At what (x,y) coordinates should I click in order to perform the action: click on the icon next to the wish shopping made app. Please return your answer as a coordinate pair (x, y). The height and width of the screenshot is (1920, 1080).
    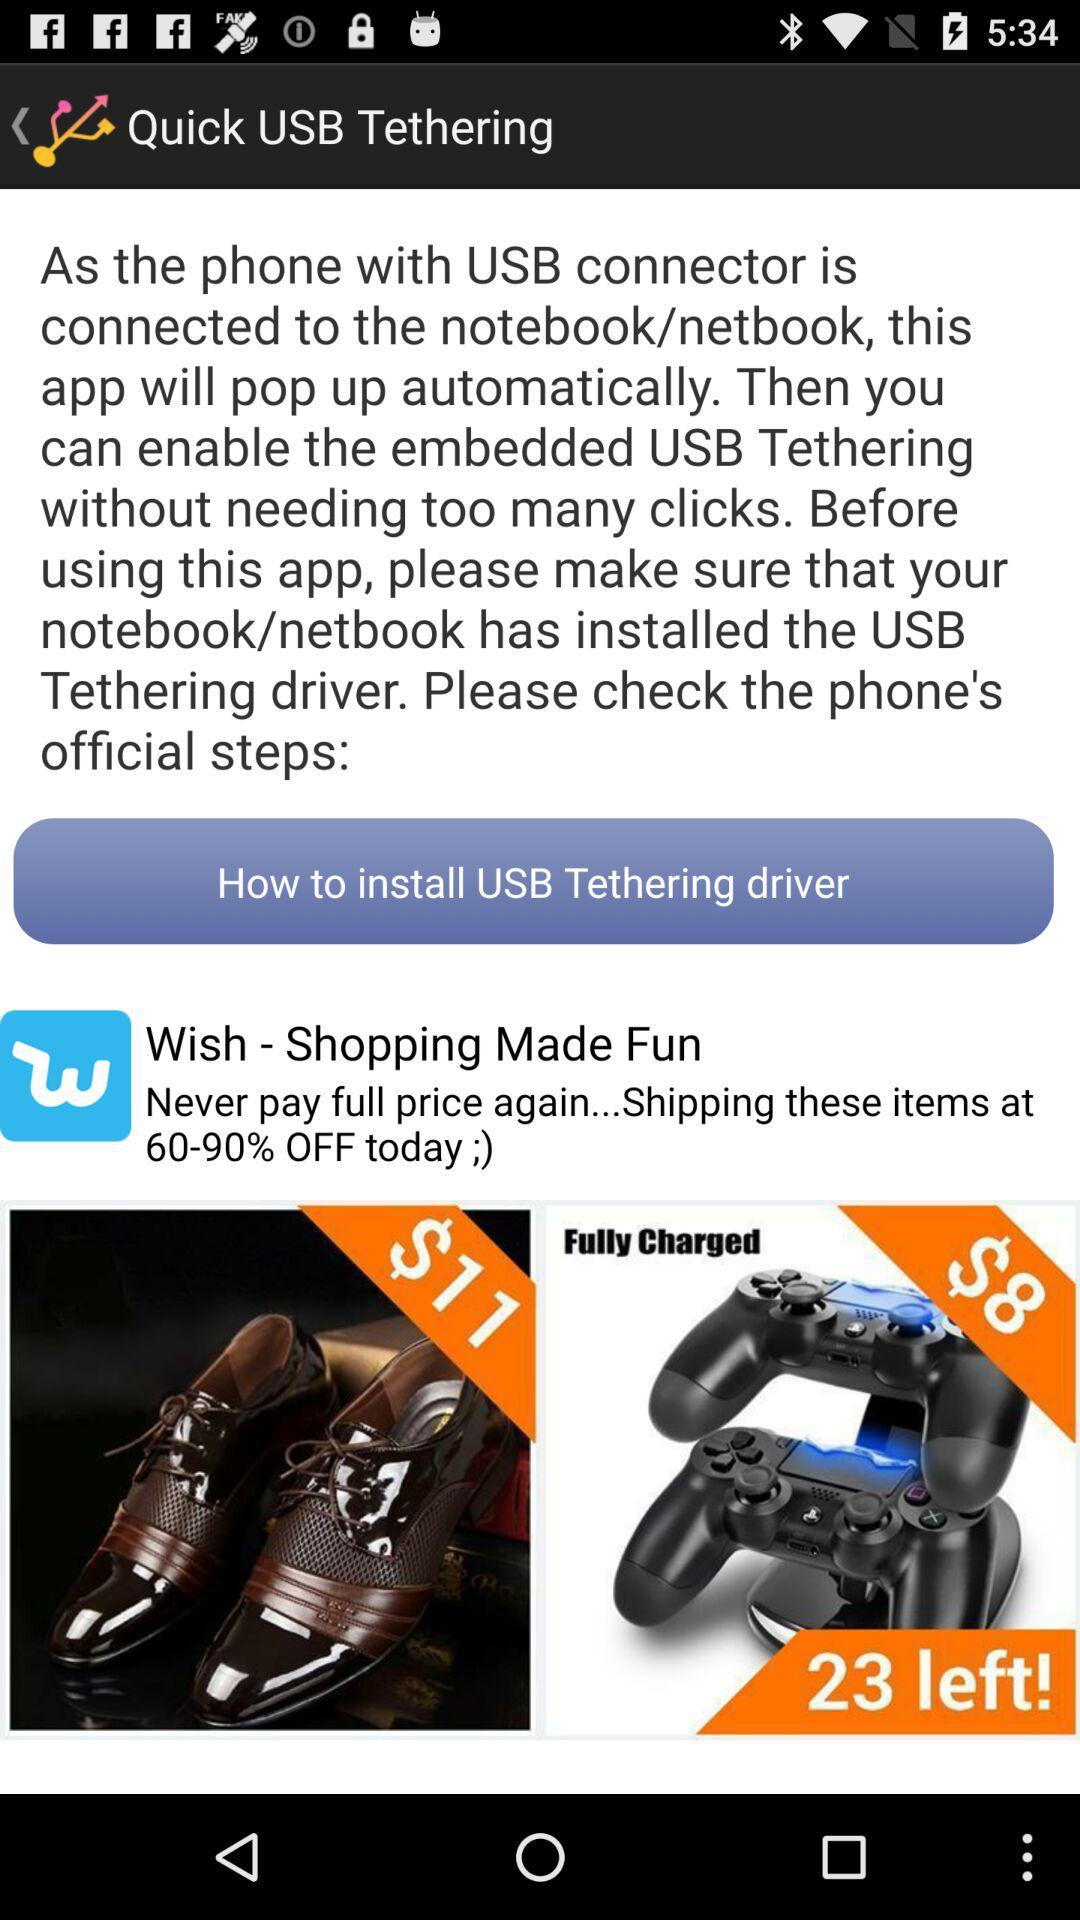
    Looking at the image, I should click on (64, 1074).